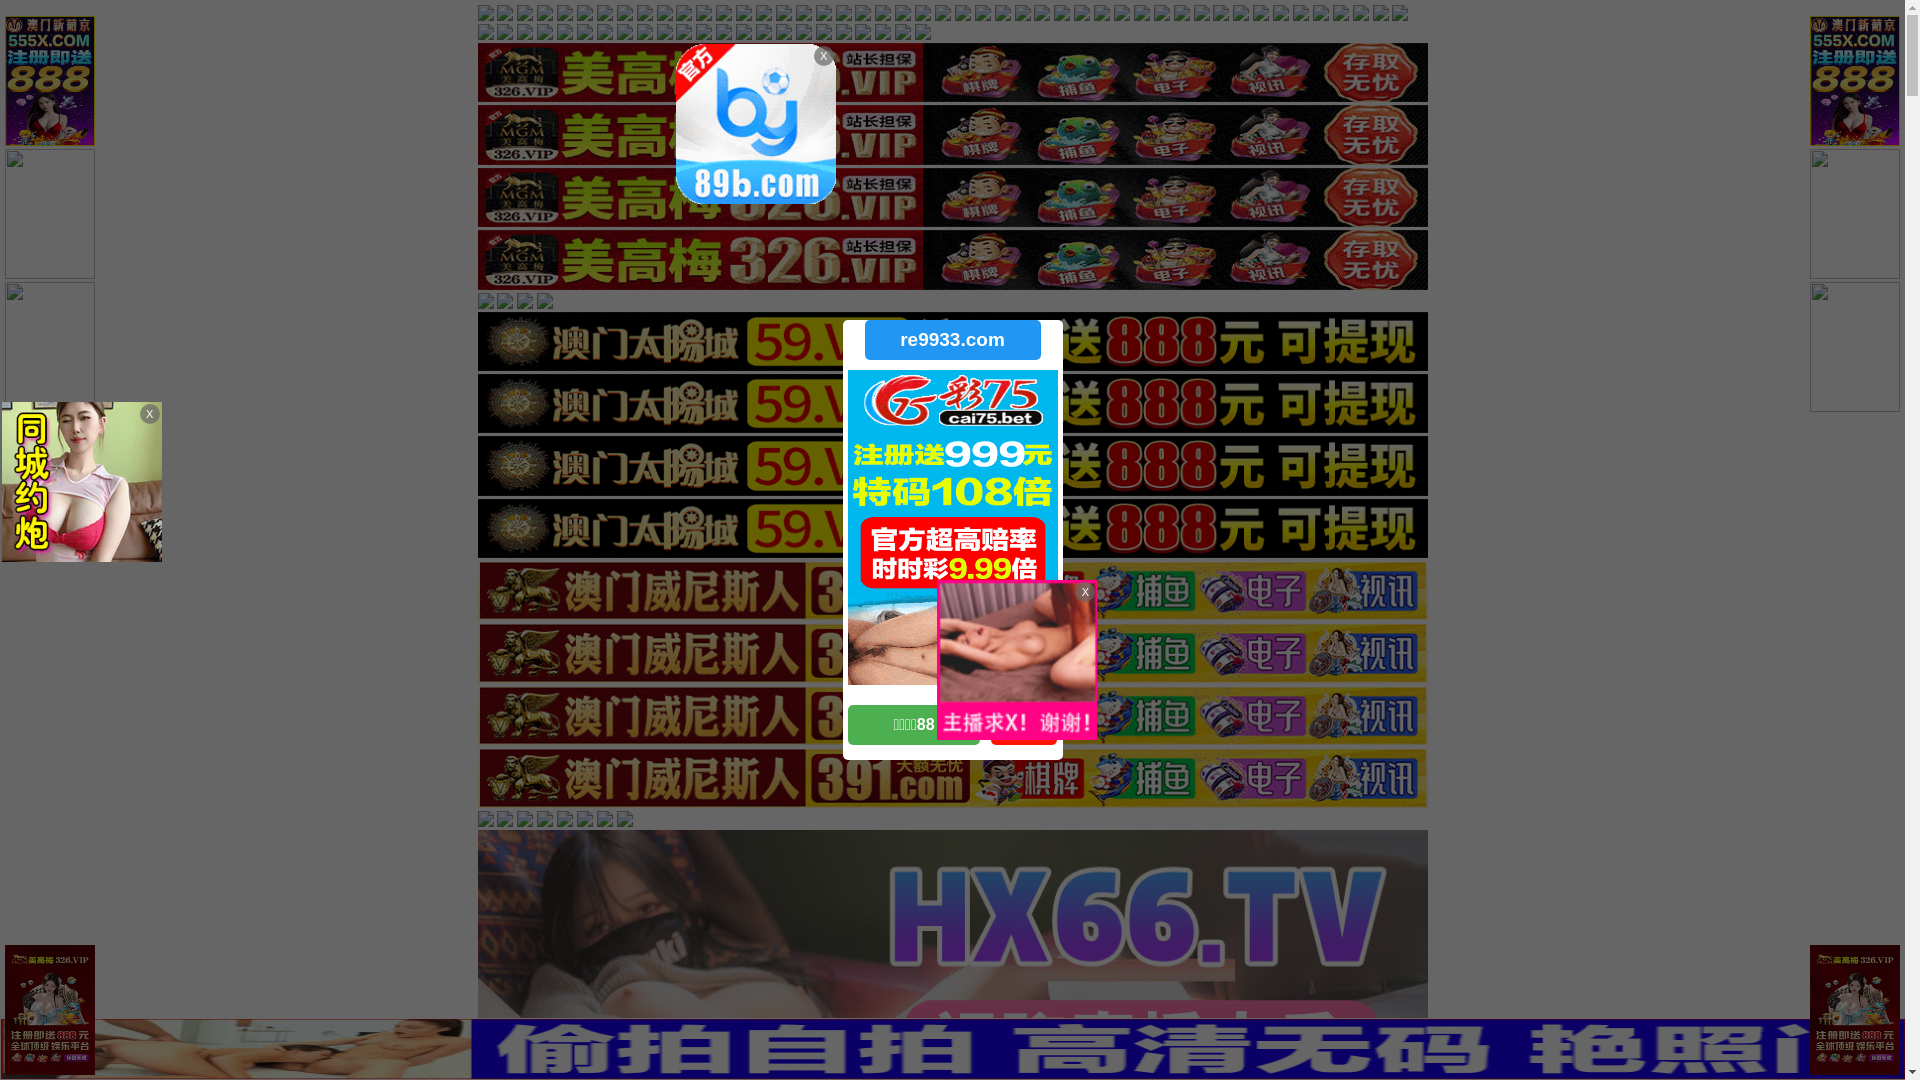 The image size is (1920, 1080). Describe the element at coordinates (950, 338) in the screenshot. I see `'re9933.com'` at that location.